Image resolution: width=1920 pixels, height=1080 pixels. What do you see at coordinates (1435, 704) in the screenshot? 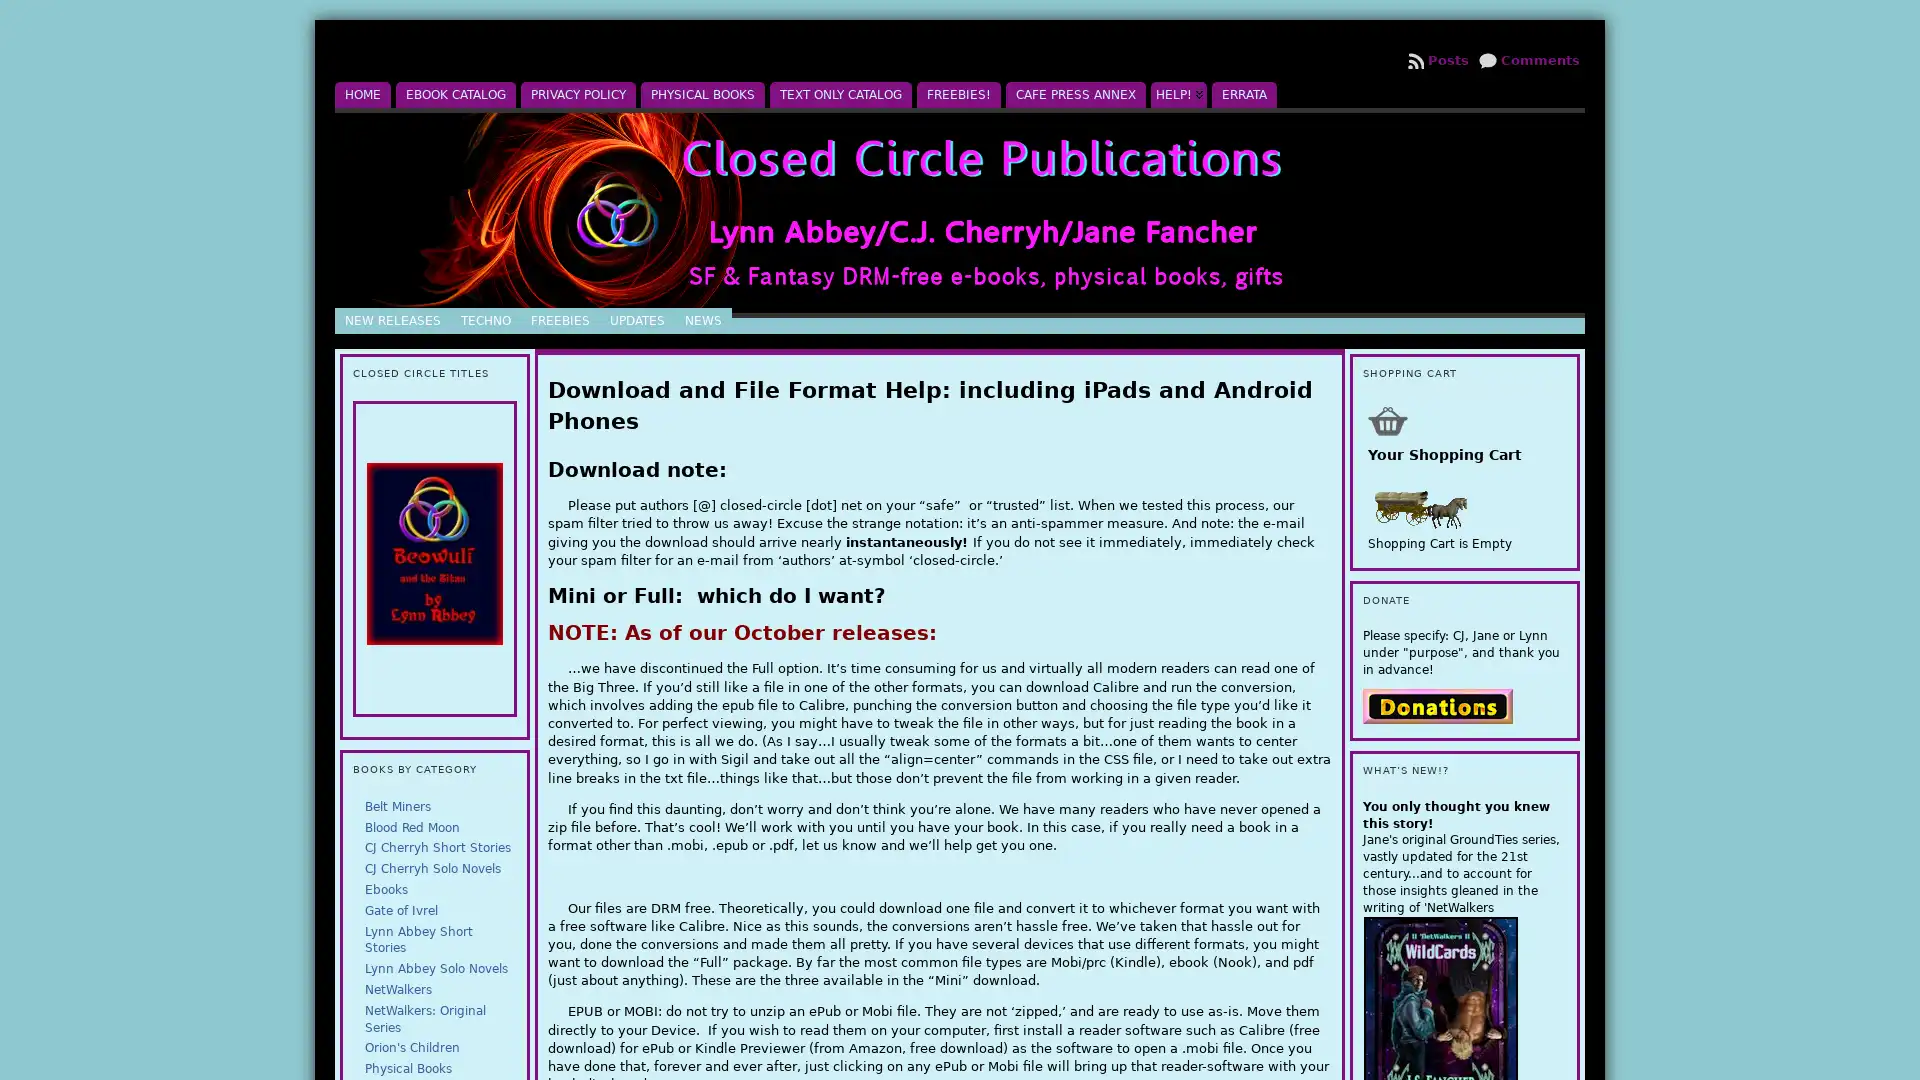
I see `PayPal - The safer, easier way to pay online.` at bounding box center [1435, 704].